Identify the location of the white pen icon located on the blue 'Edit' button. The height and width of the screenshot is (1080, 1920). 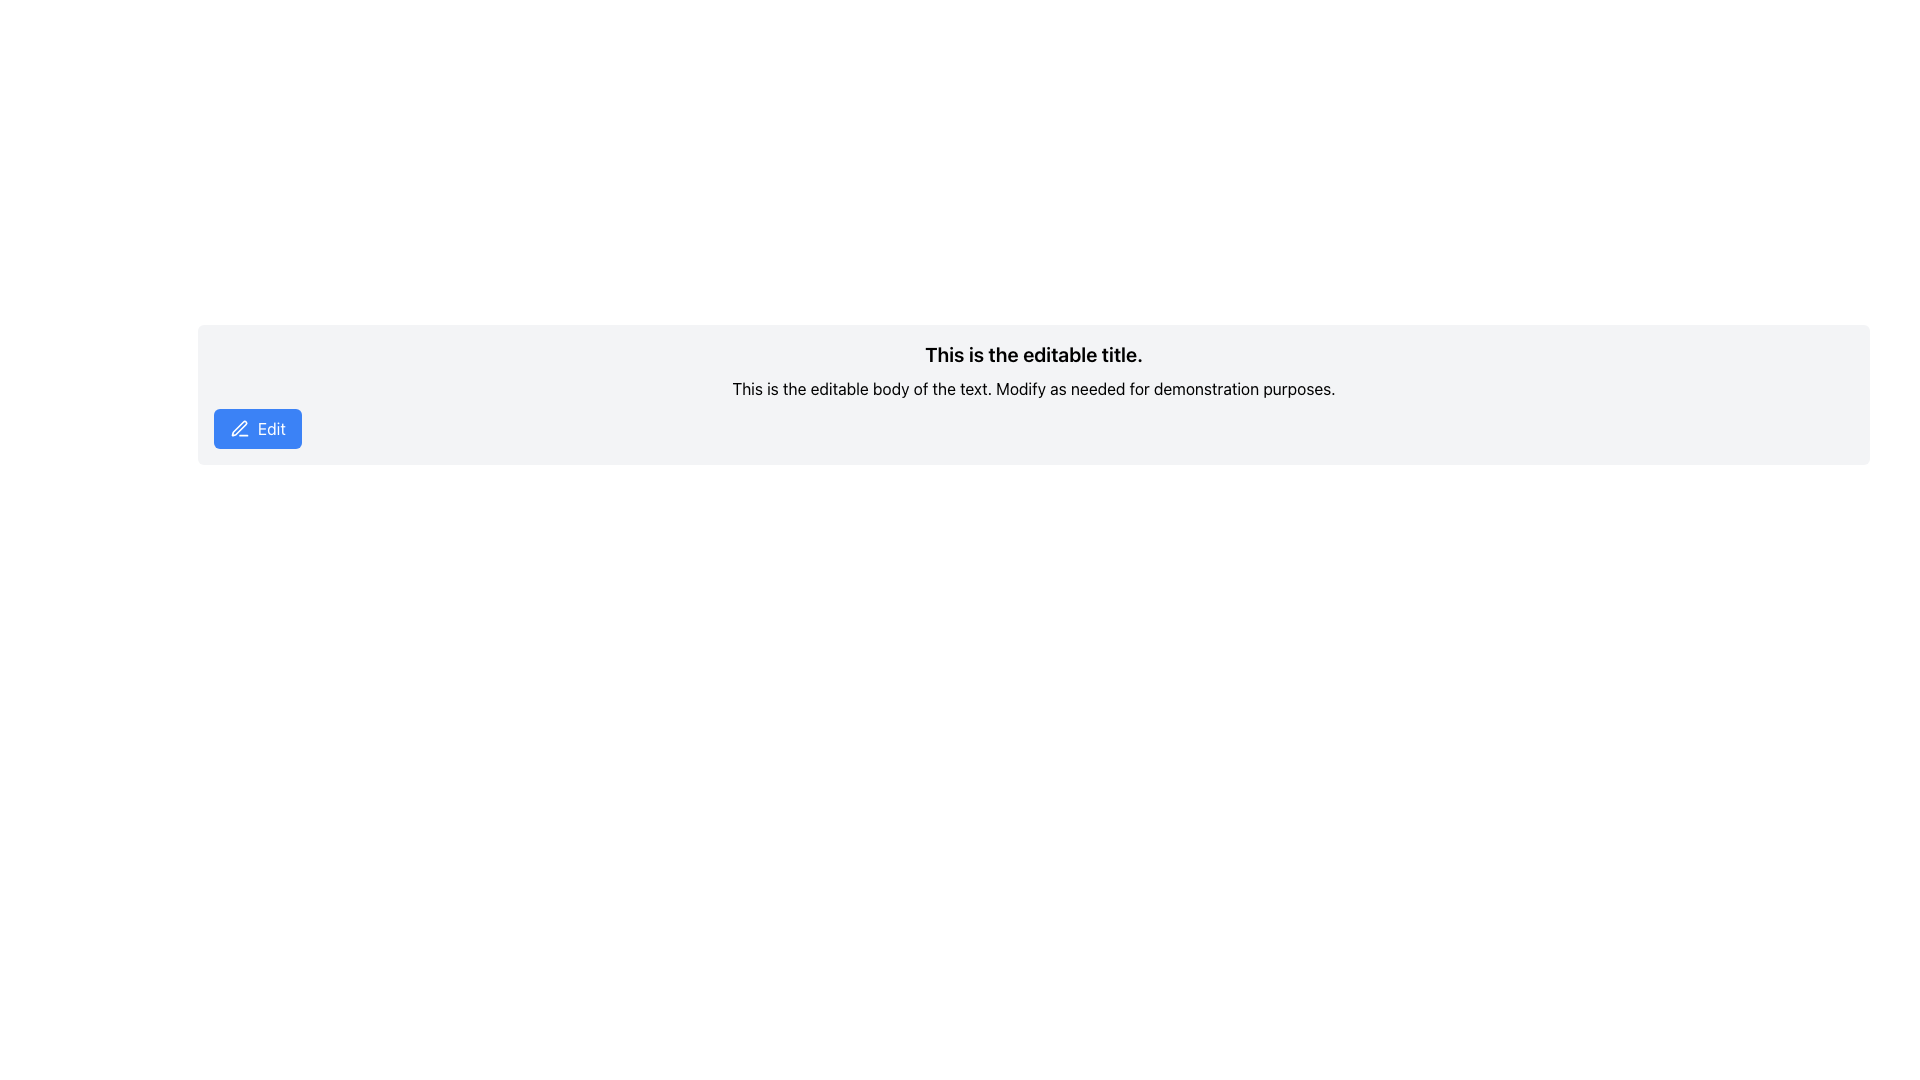
(240, 427).